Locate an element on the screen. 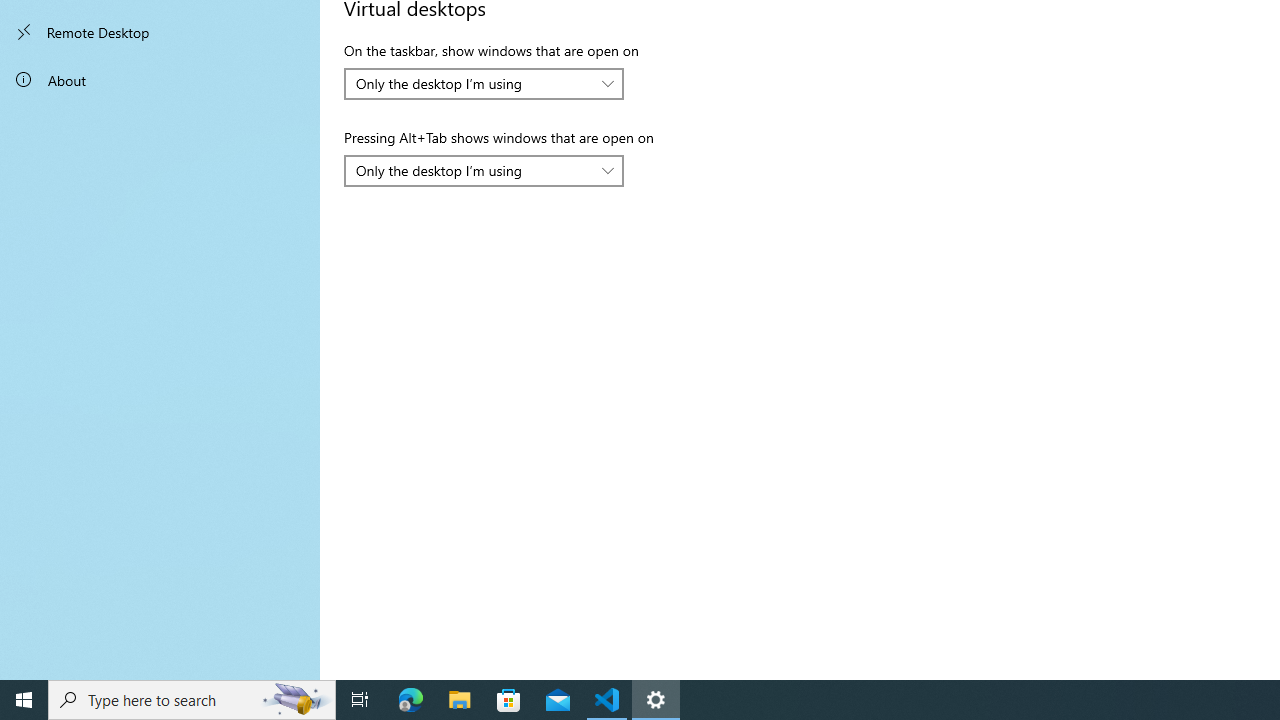 The width and height of the screenshot is (1280, 720). 'Remote Desktop' is located at coordinates (160, 32).